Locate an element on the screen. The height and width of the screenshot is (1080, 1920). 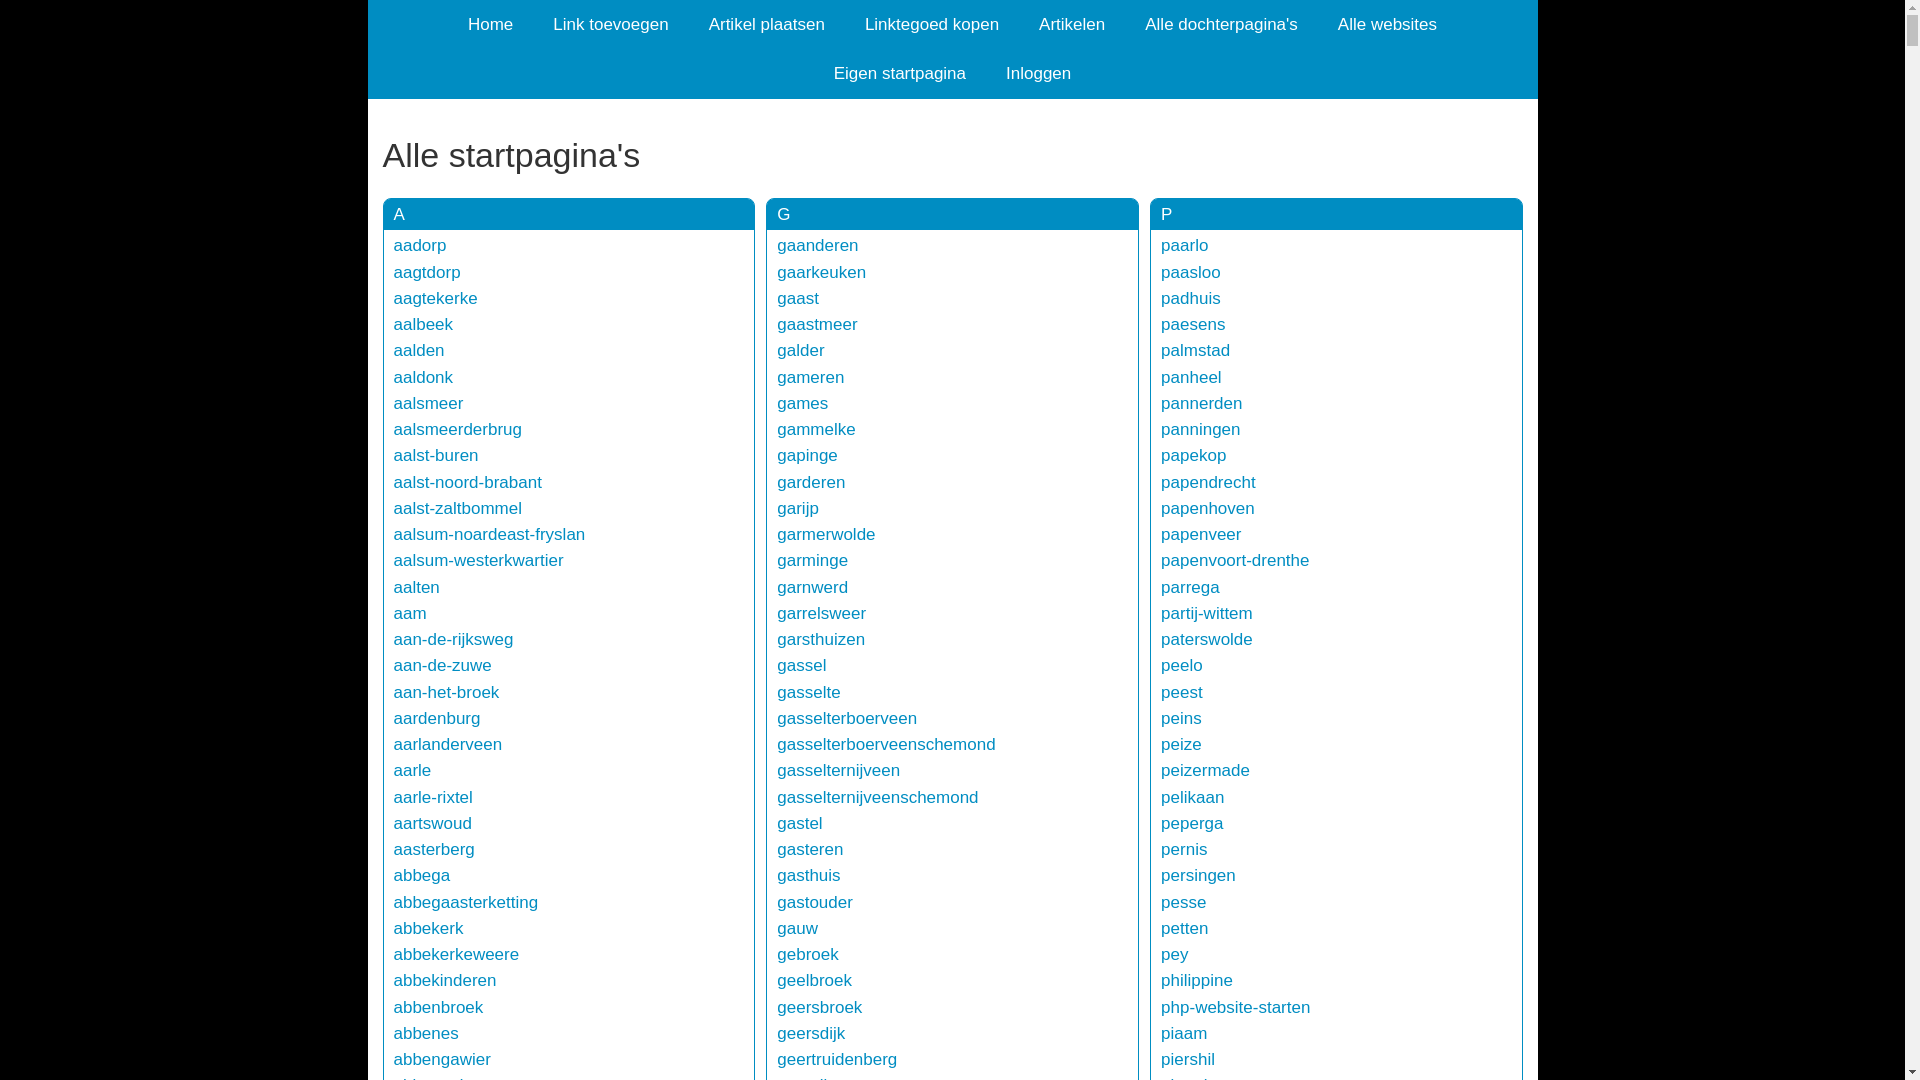
'abbenes' is located at coordinates (425, 1033).